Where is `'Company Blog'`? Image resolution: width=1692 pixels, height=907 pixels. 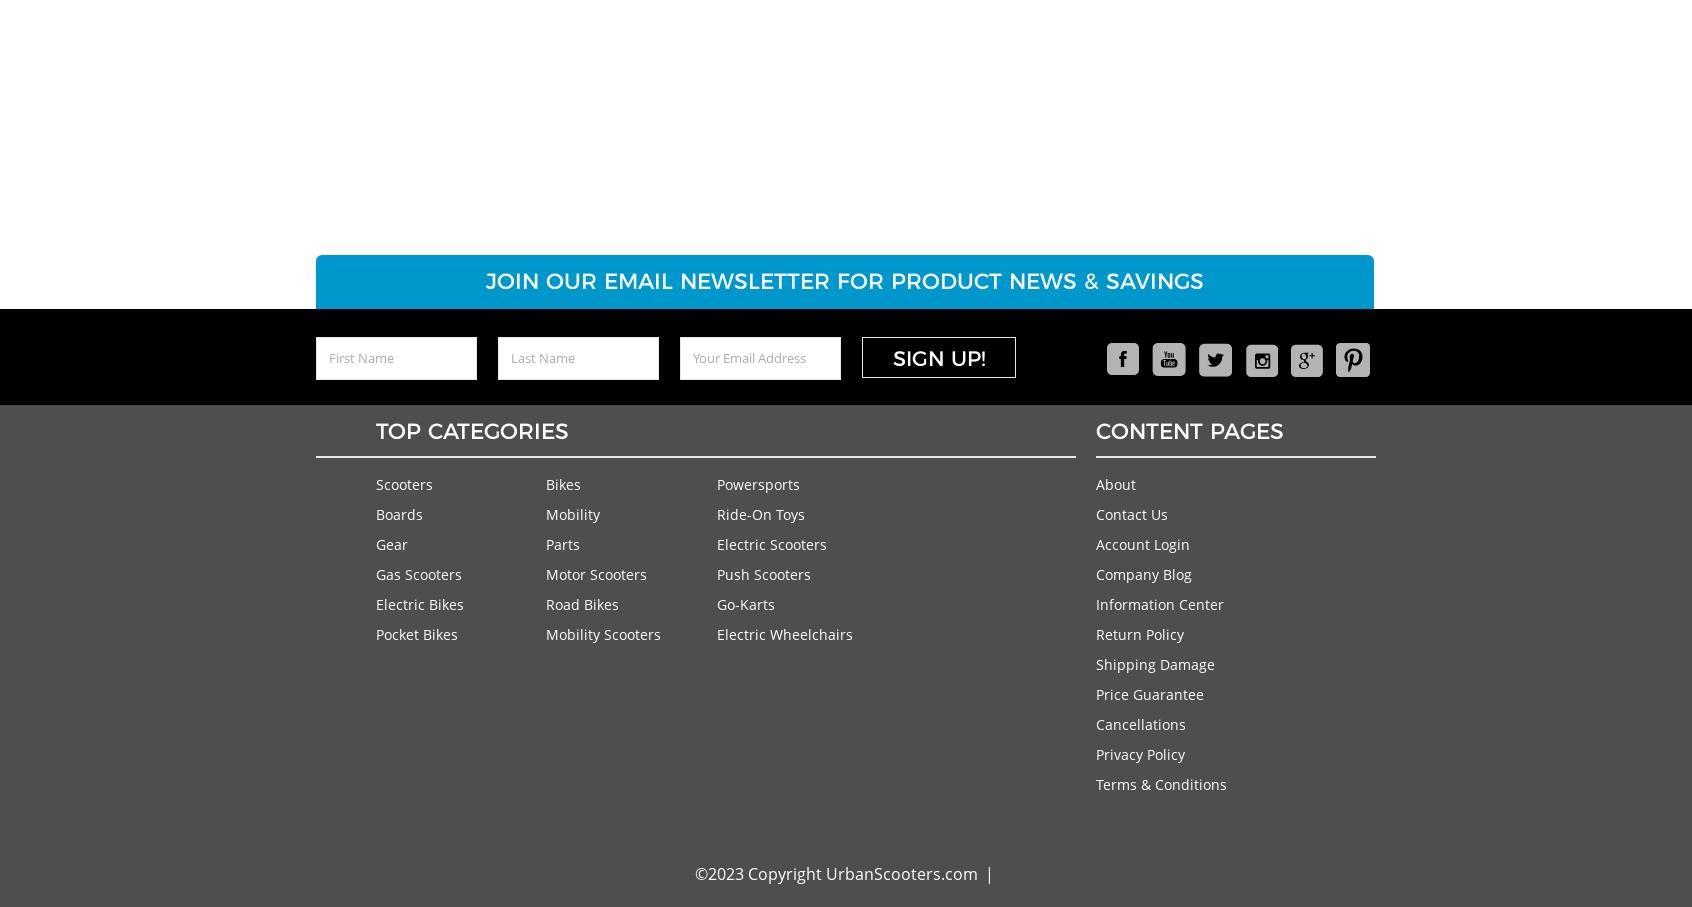 'Company Blog' is located at coordinates (1142, 573).